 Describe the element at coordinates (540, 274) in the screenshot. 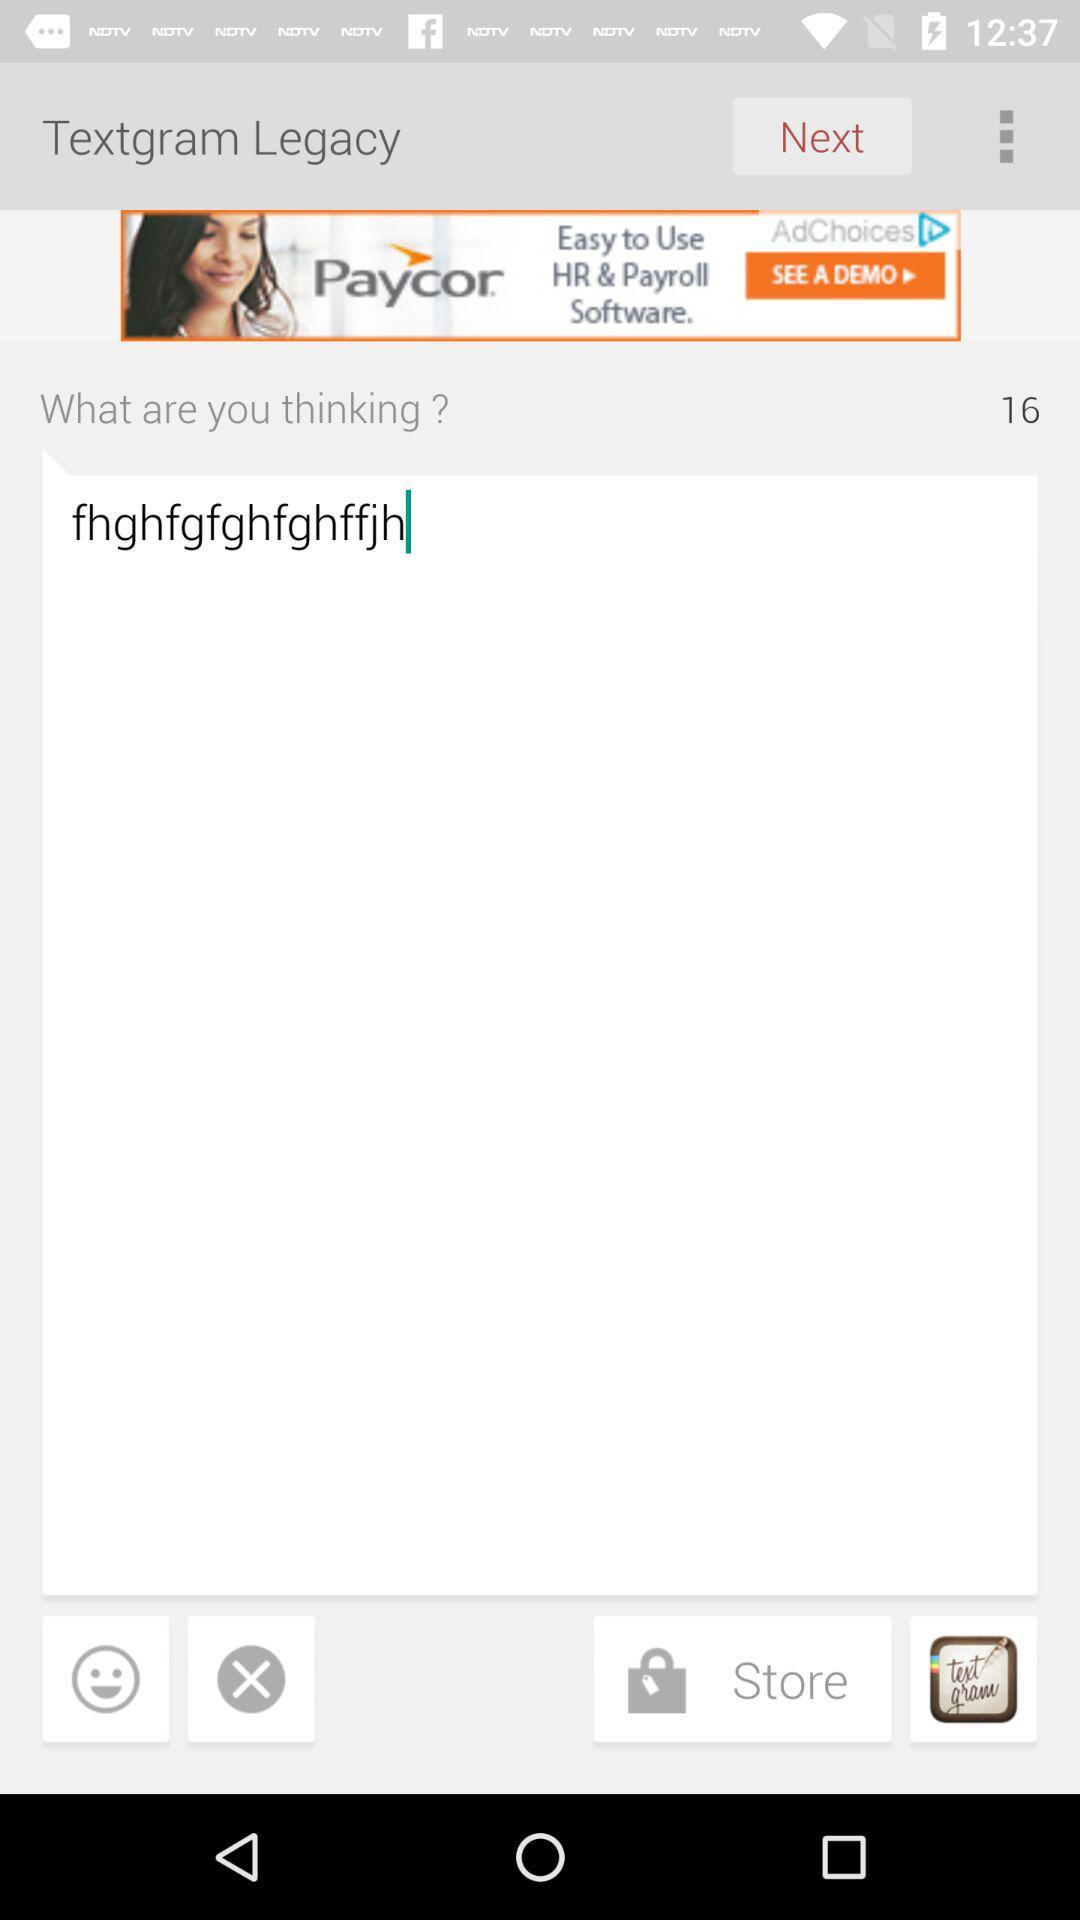

I see `advertisement` at that location.